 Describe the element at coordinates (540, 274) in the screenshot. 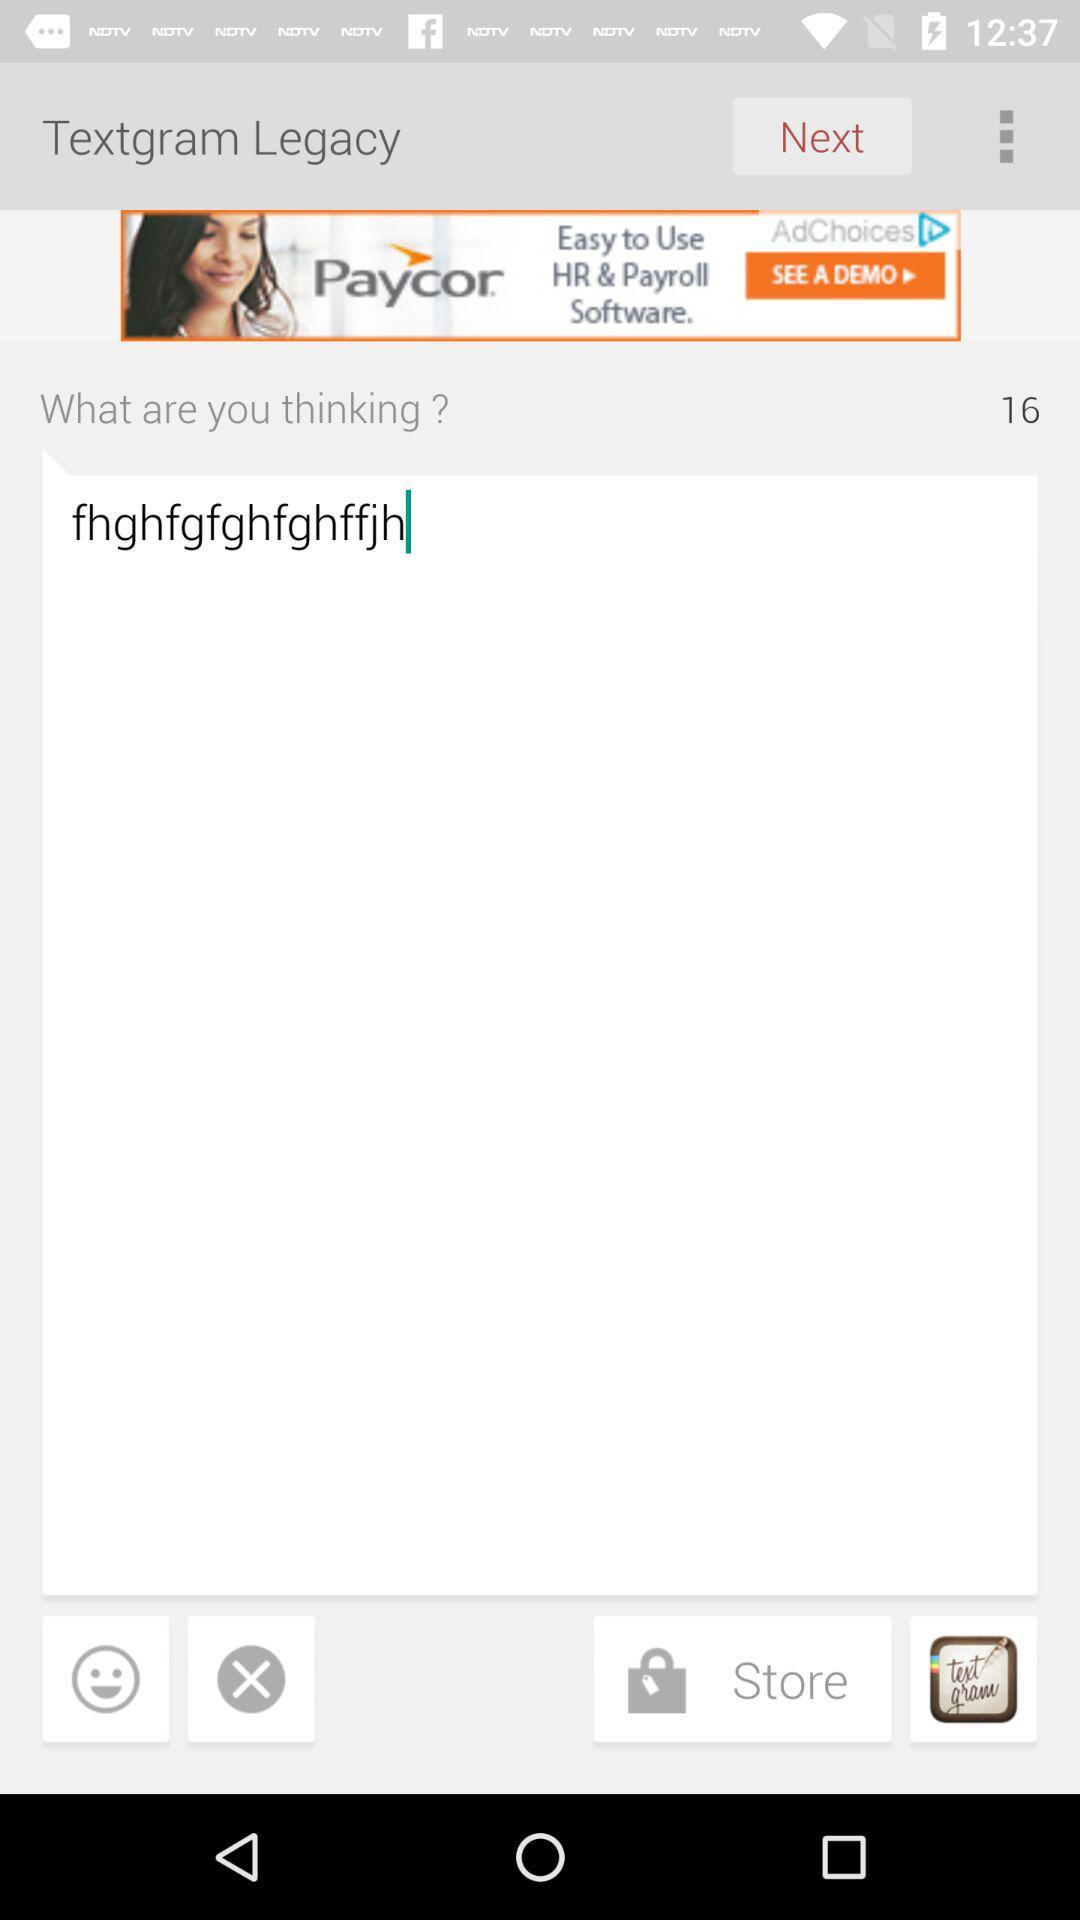

I see `advertisement` at that location.